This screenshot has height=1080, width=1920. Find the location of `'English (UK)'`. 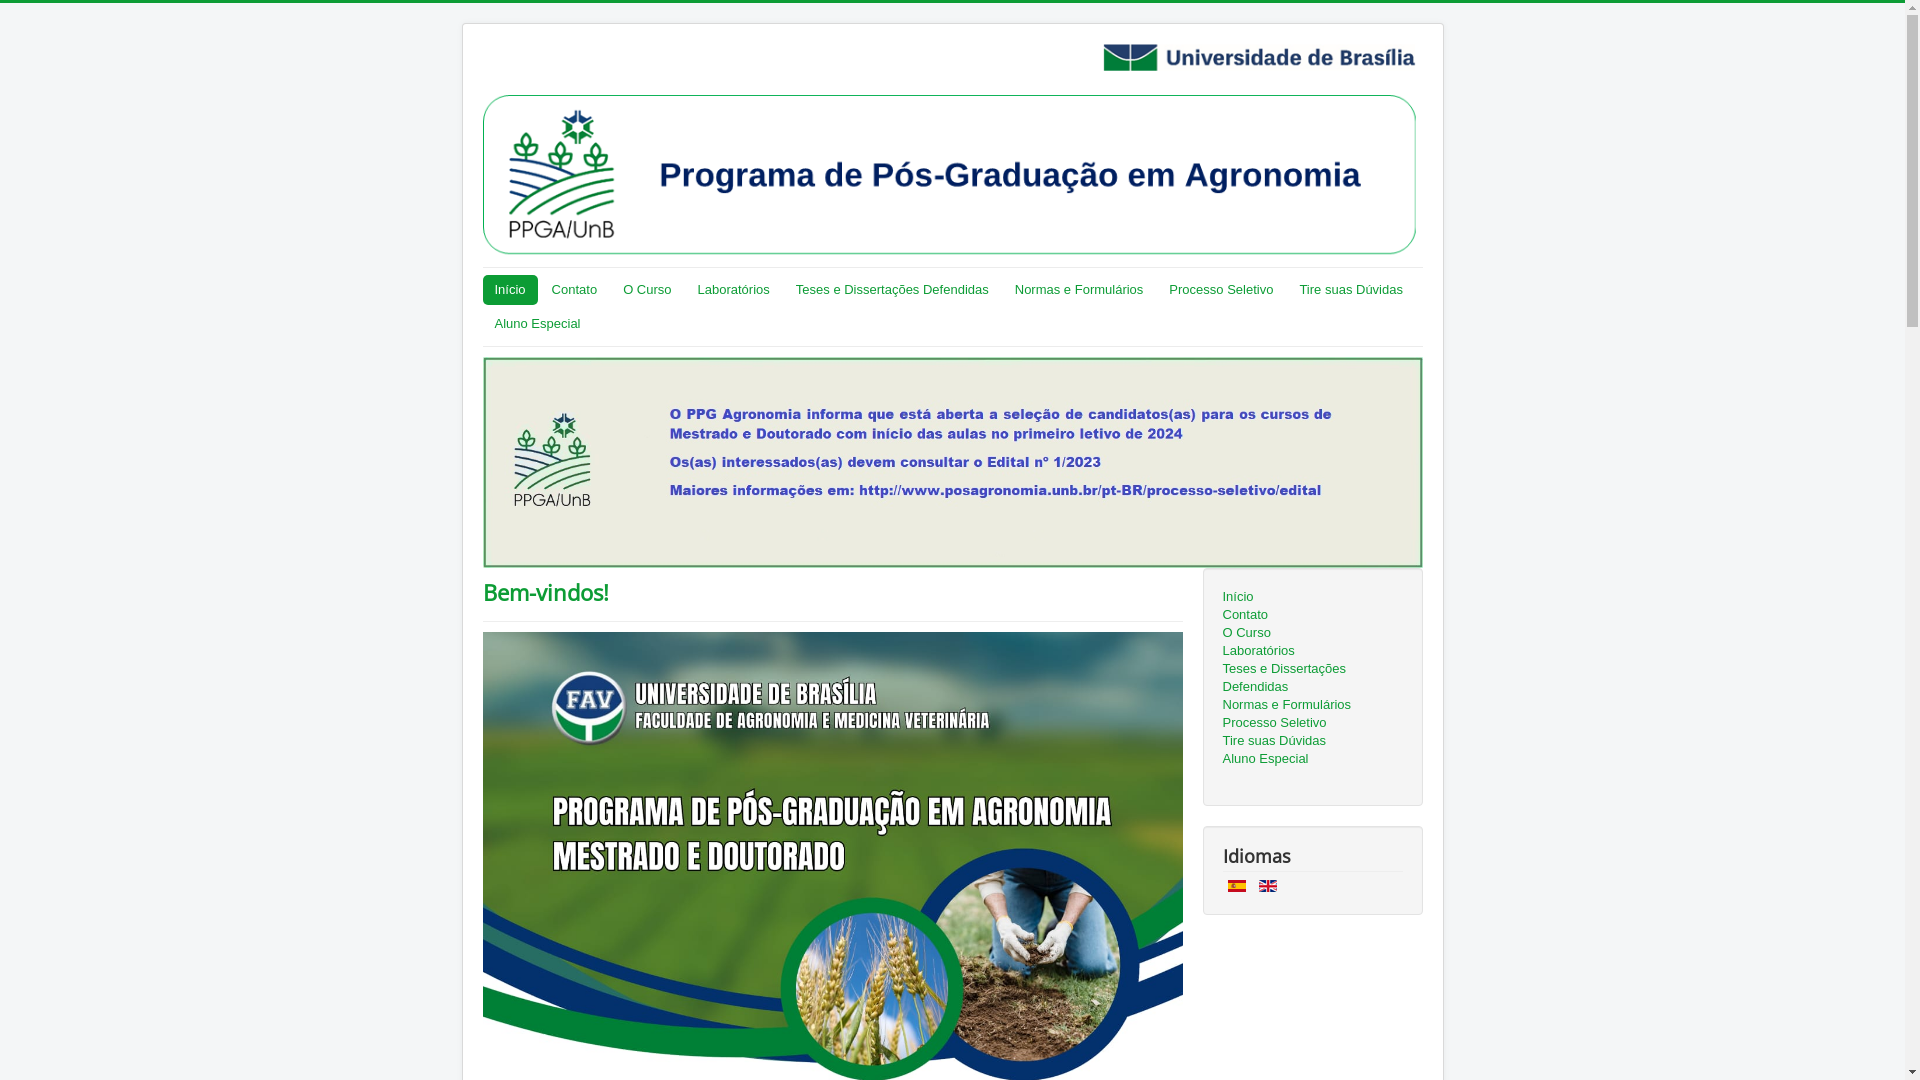

'English (UK)' is located at coordinates (1266, 885).